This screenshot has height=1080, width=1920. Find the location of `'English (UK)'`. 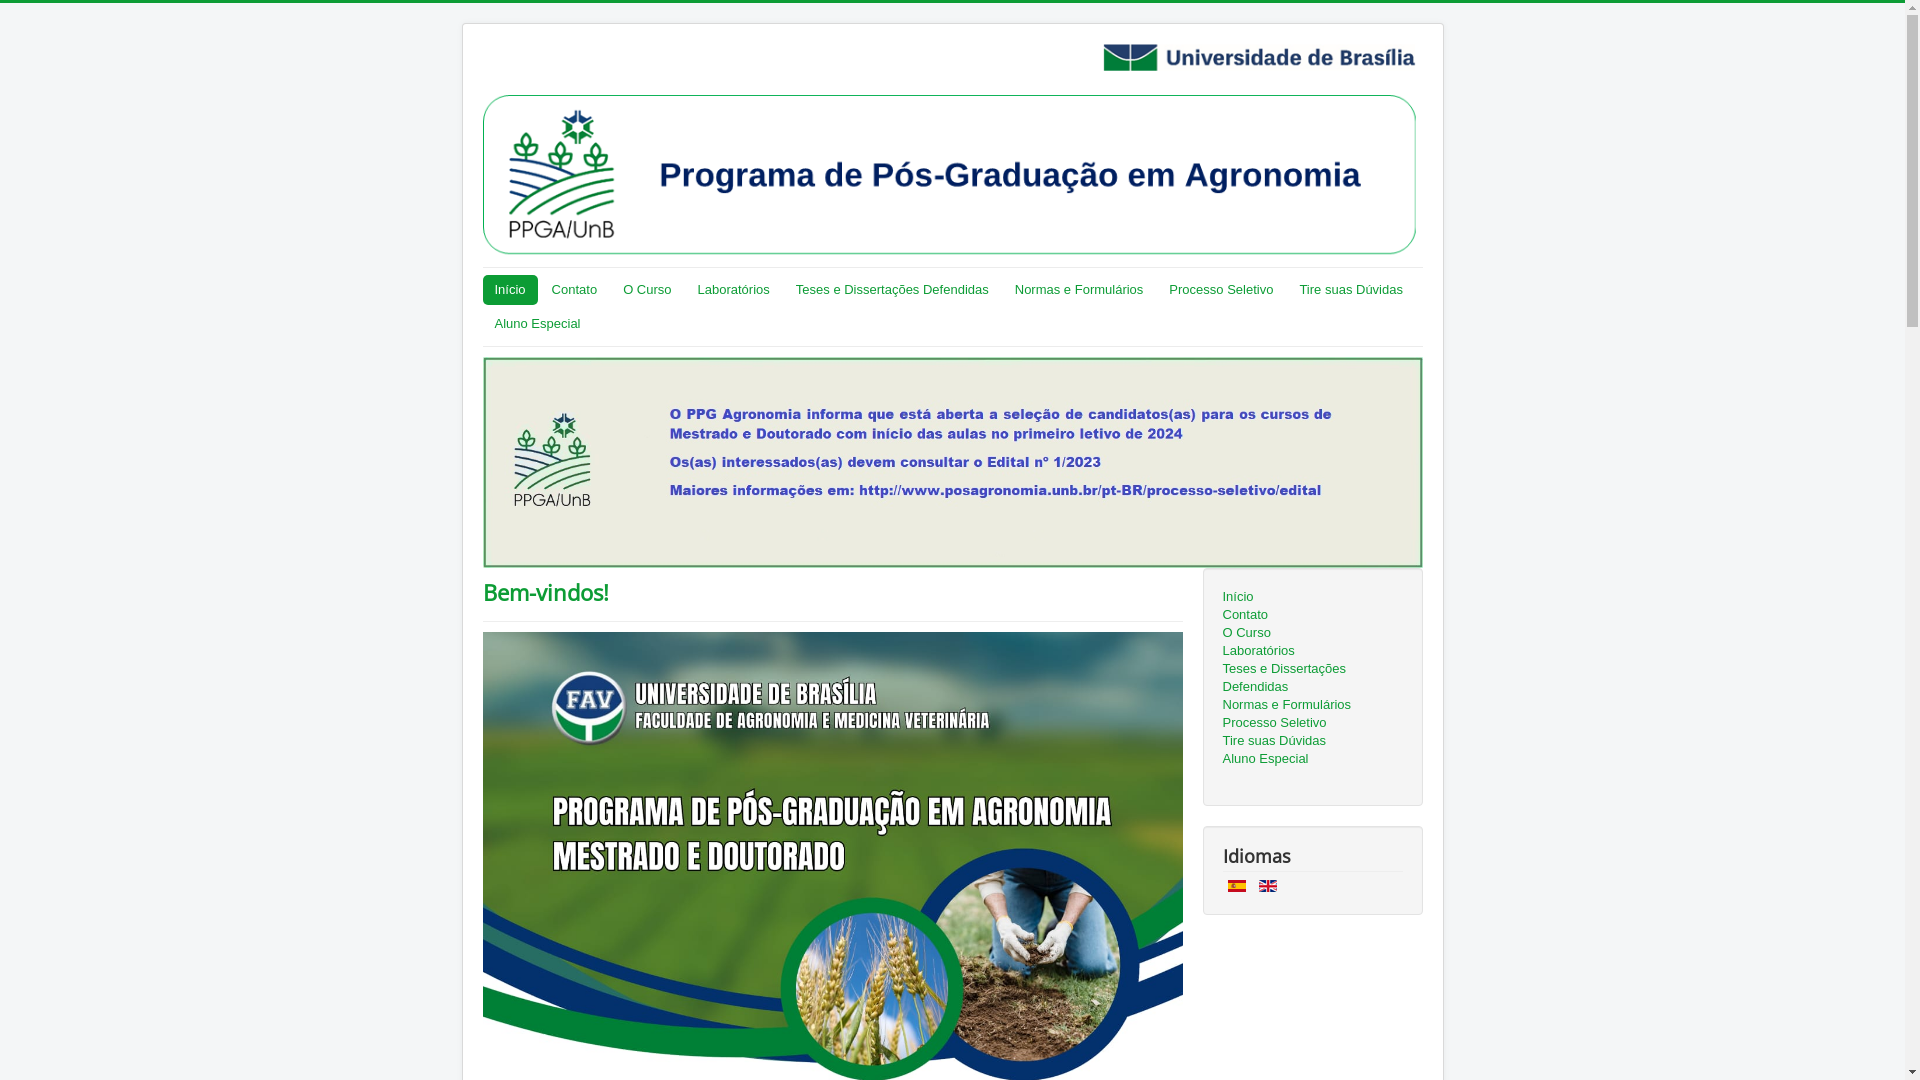

'English (UK)' is located at coordinates (1266, 885).